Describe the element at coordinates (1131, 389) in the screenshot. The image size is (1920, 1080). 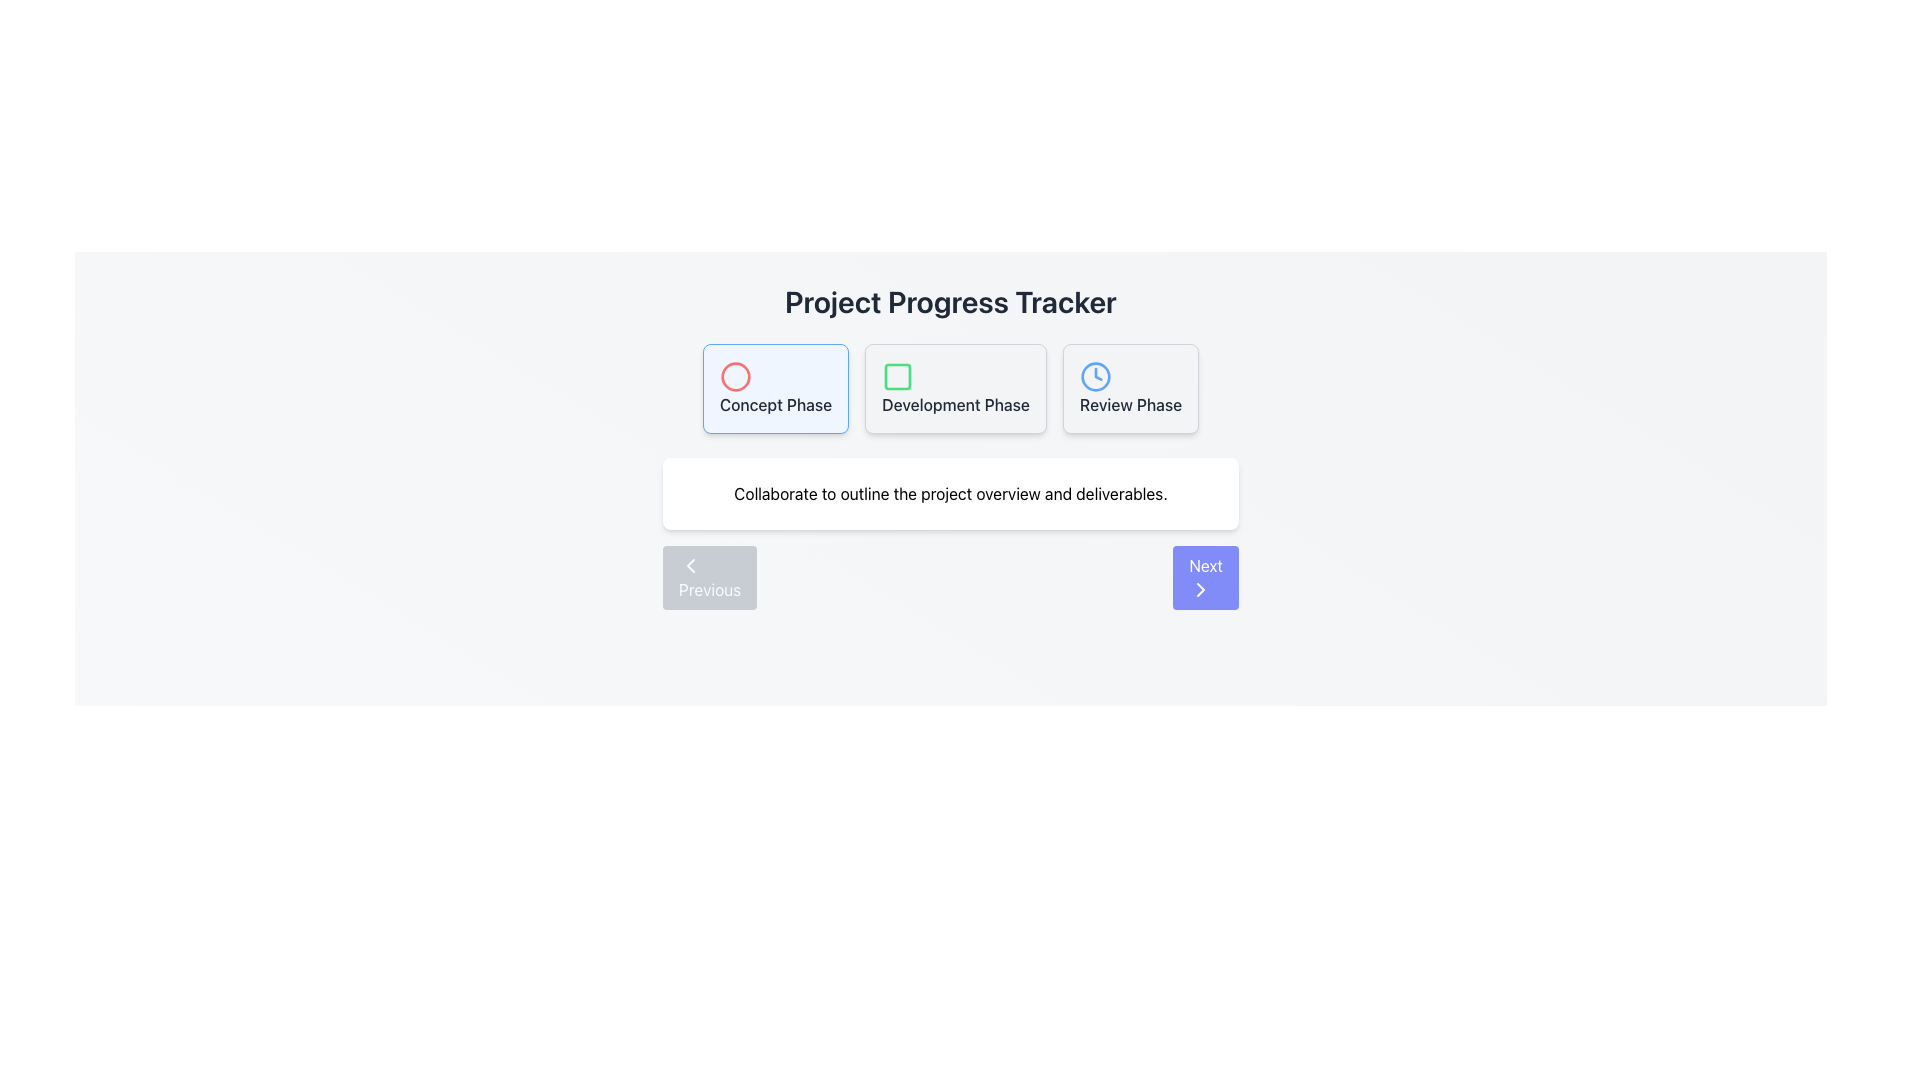
I see `the 'Review Phase' button, which is the rightmost button among three horizontally aligned buttons labeled 'Concept Phase', 'Development Phase', and 'Review Phase'` at that location.